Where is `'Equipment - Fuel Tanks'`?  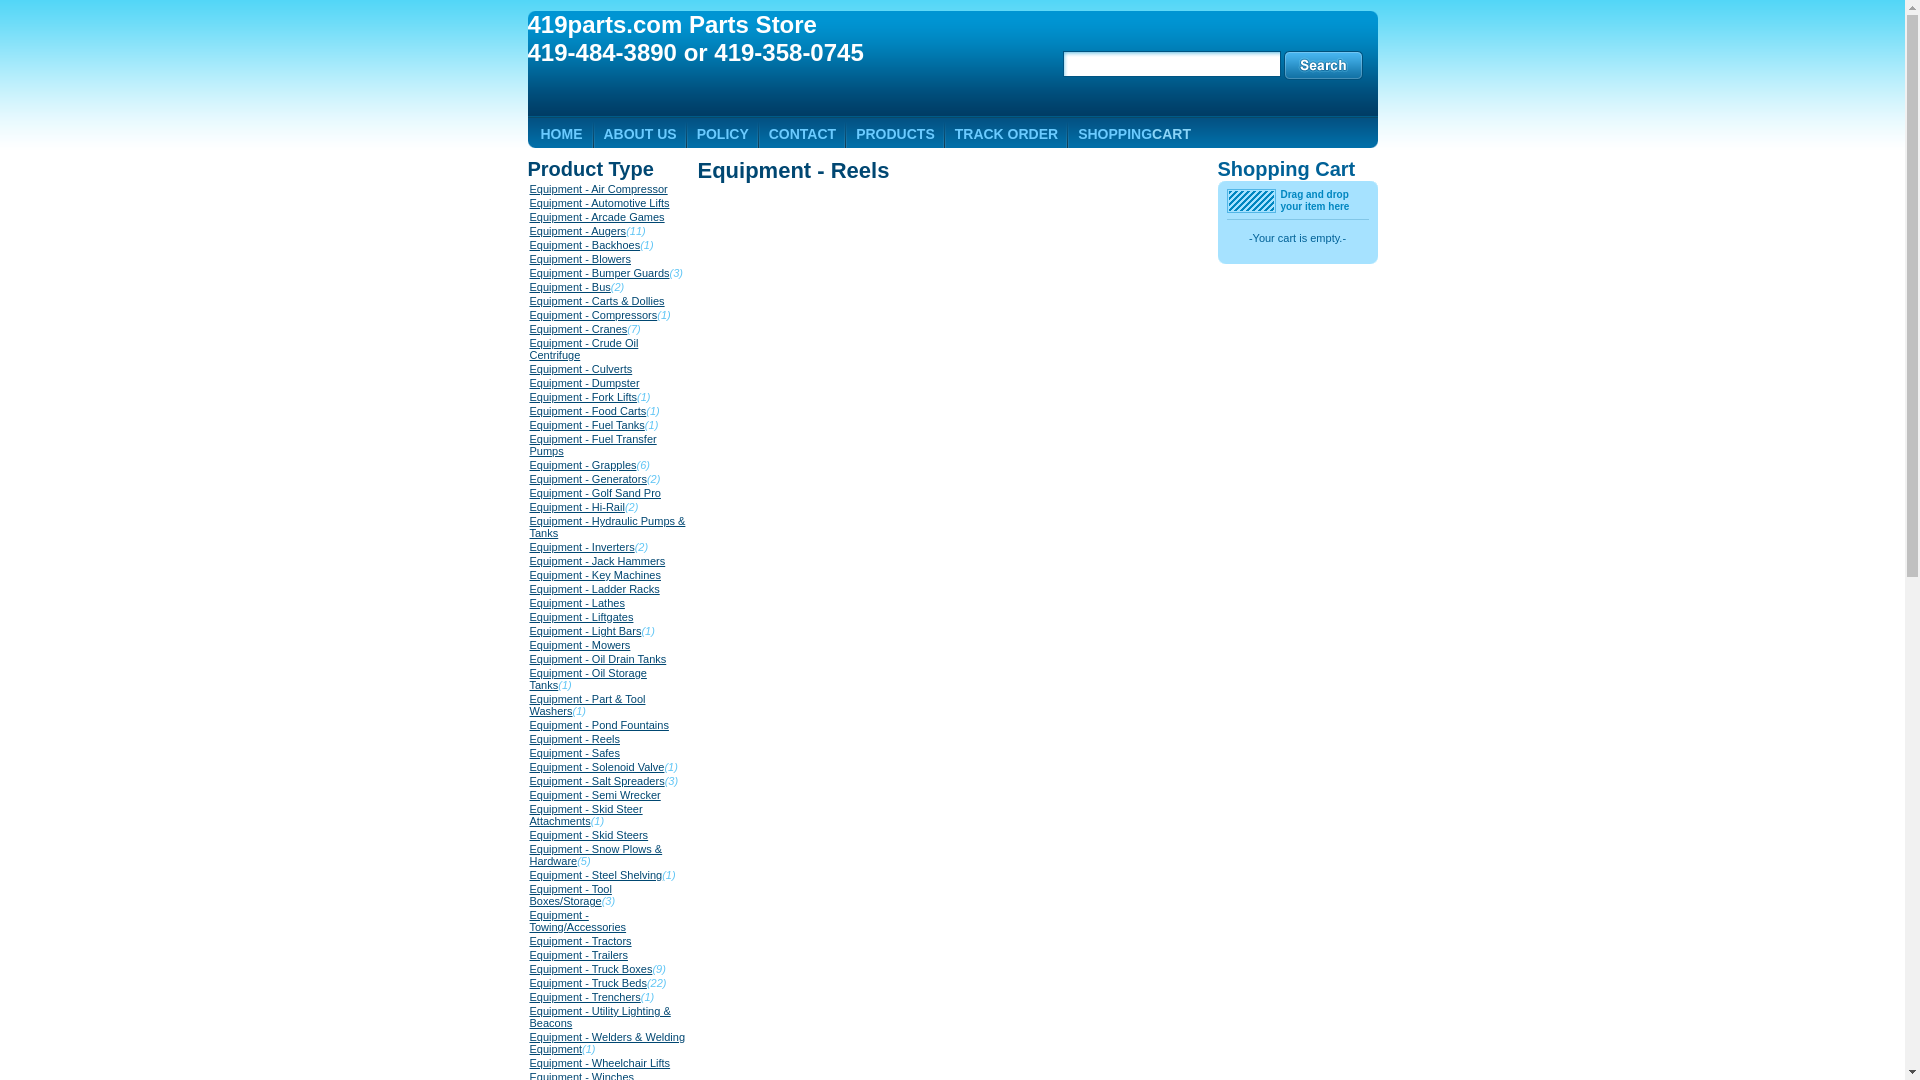
'Equipment - Fuel Tanks' is located at coordinates (586, 423).